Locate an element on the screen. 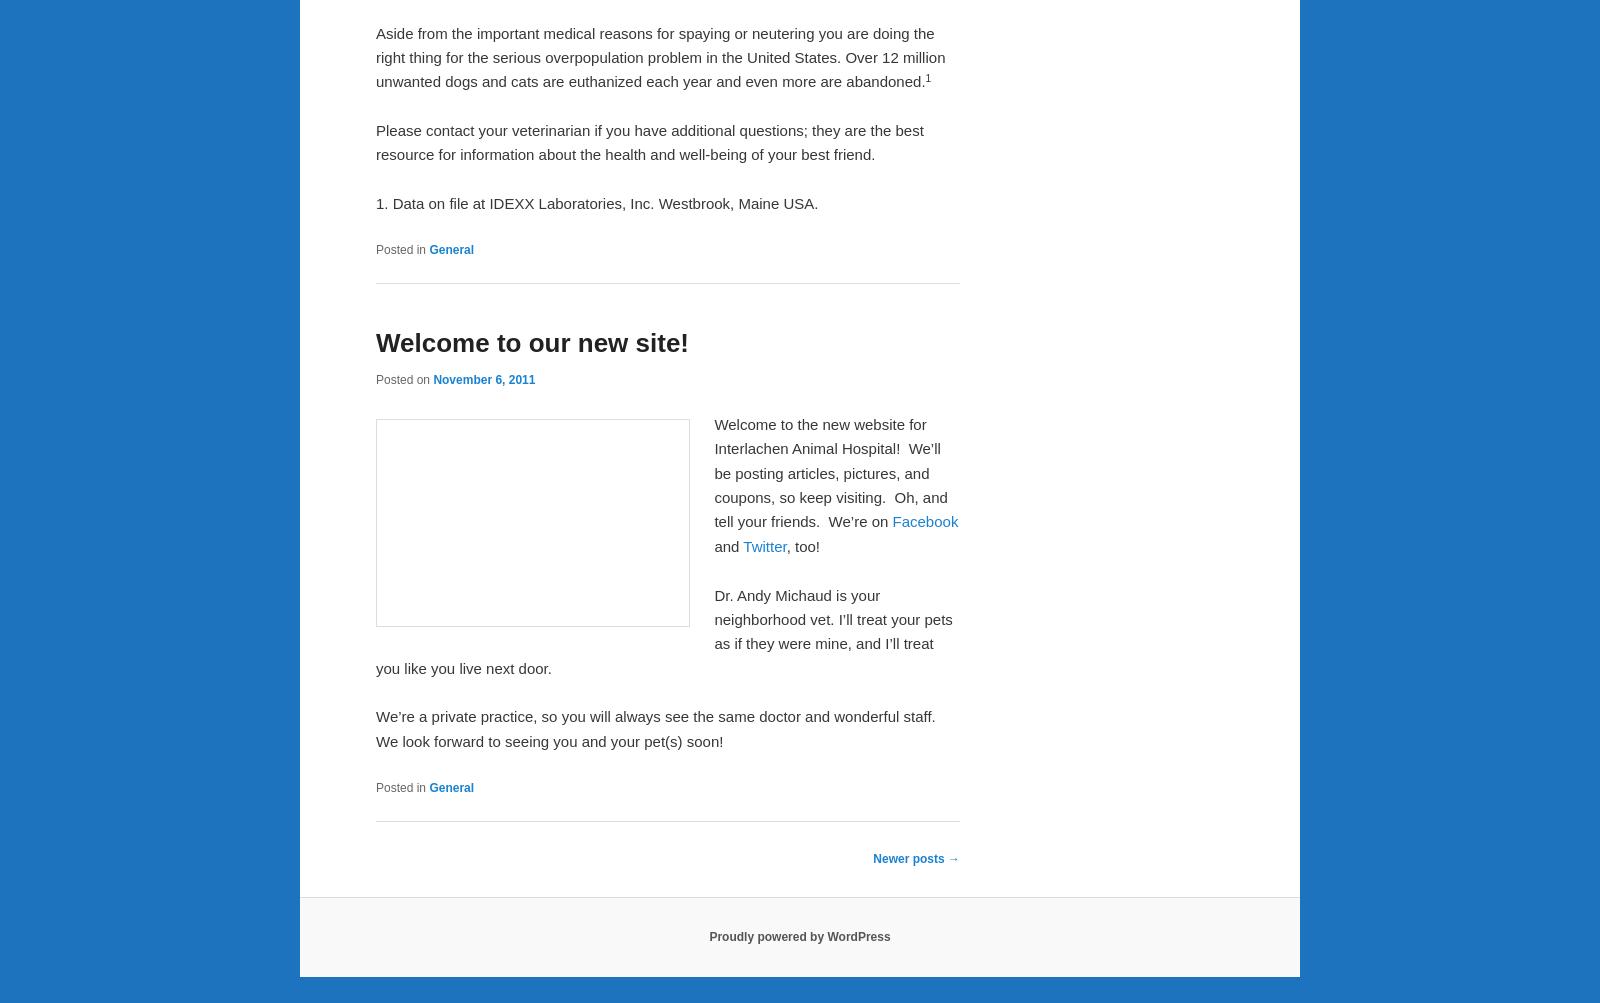 The width and height of the screenshot is (1600, 1003). 'November 6, 2011' is located at coordinates (483, 378).